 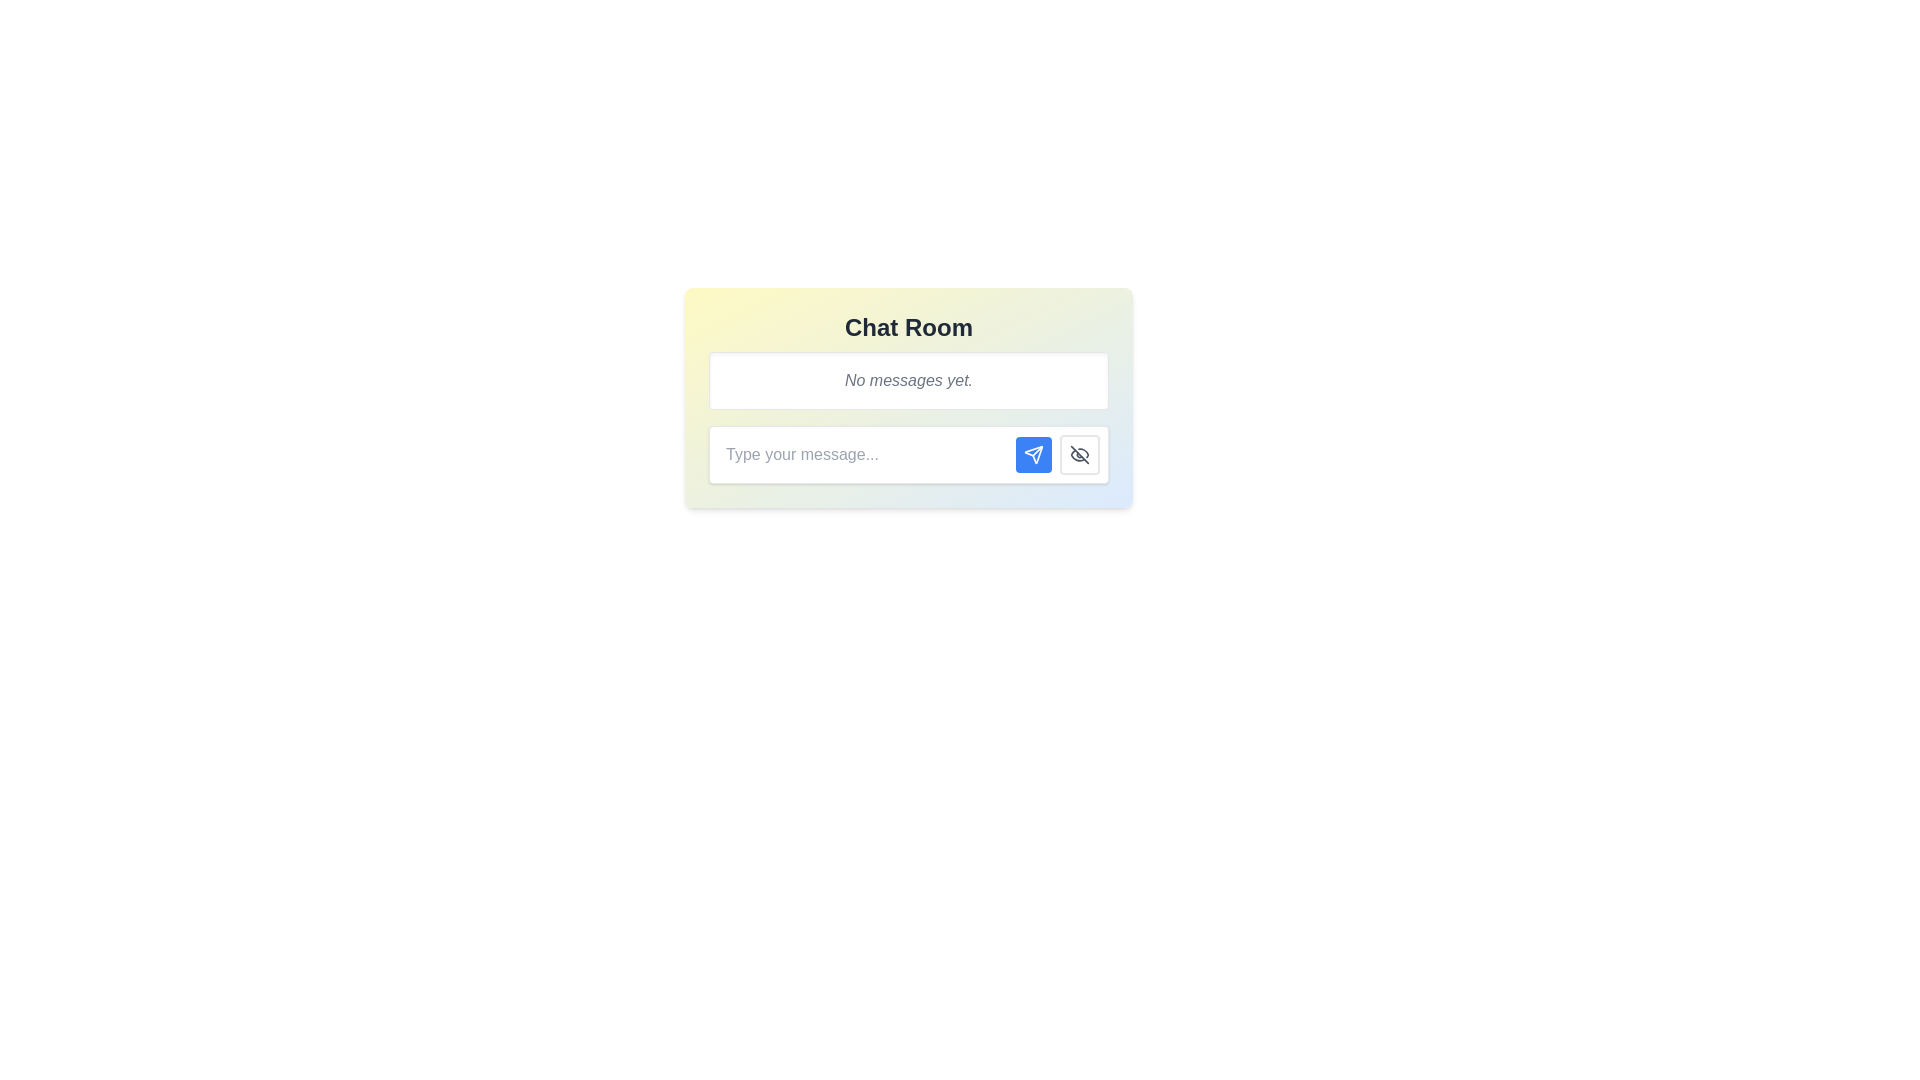 I want to click on the icon button, so click(x=1079, y=455).